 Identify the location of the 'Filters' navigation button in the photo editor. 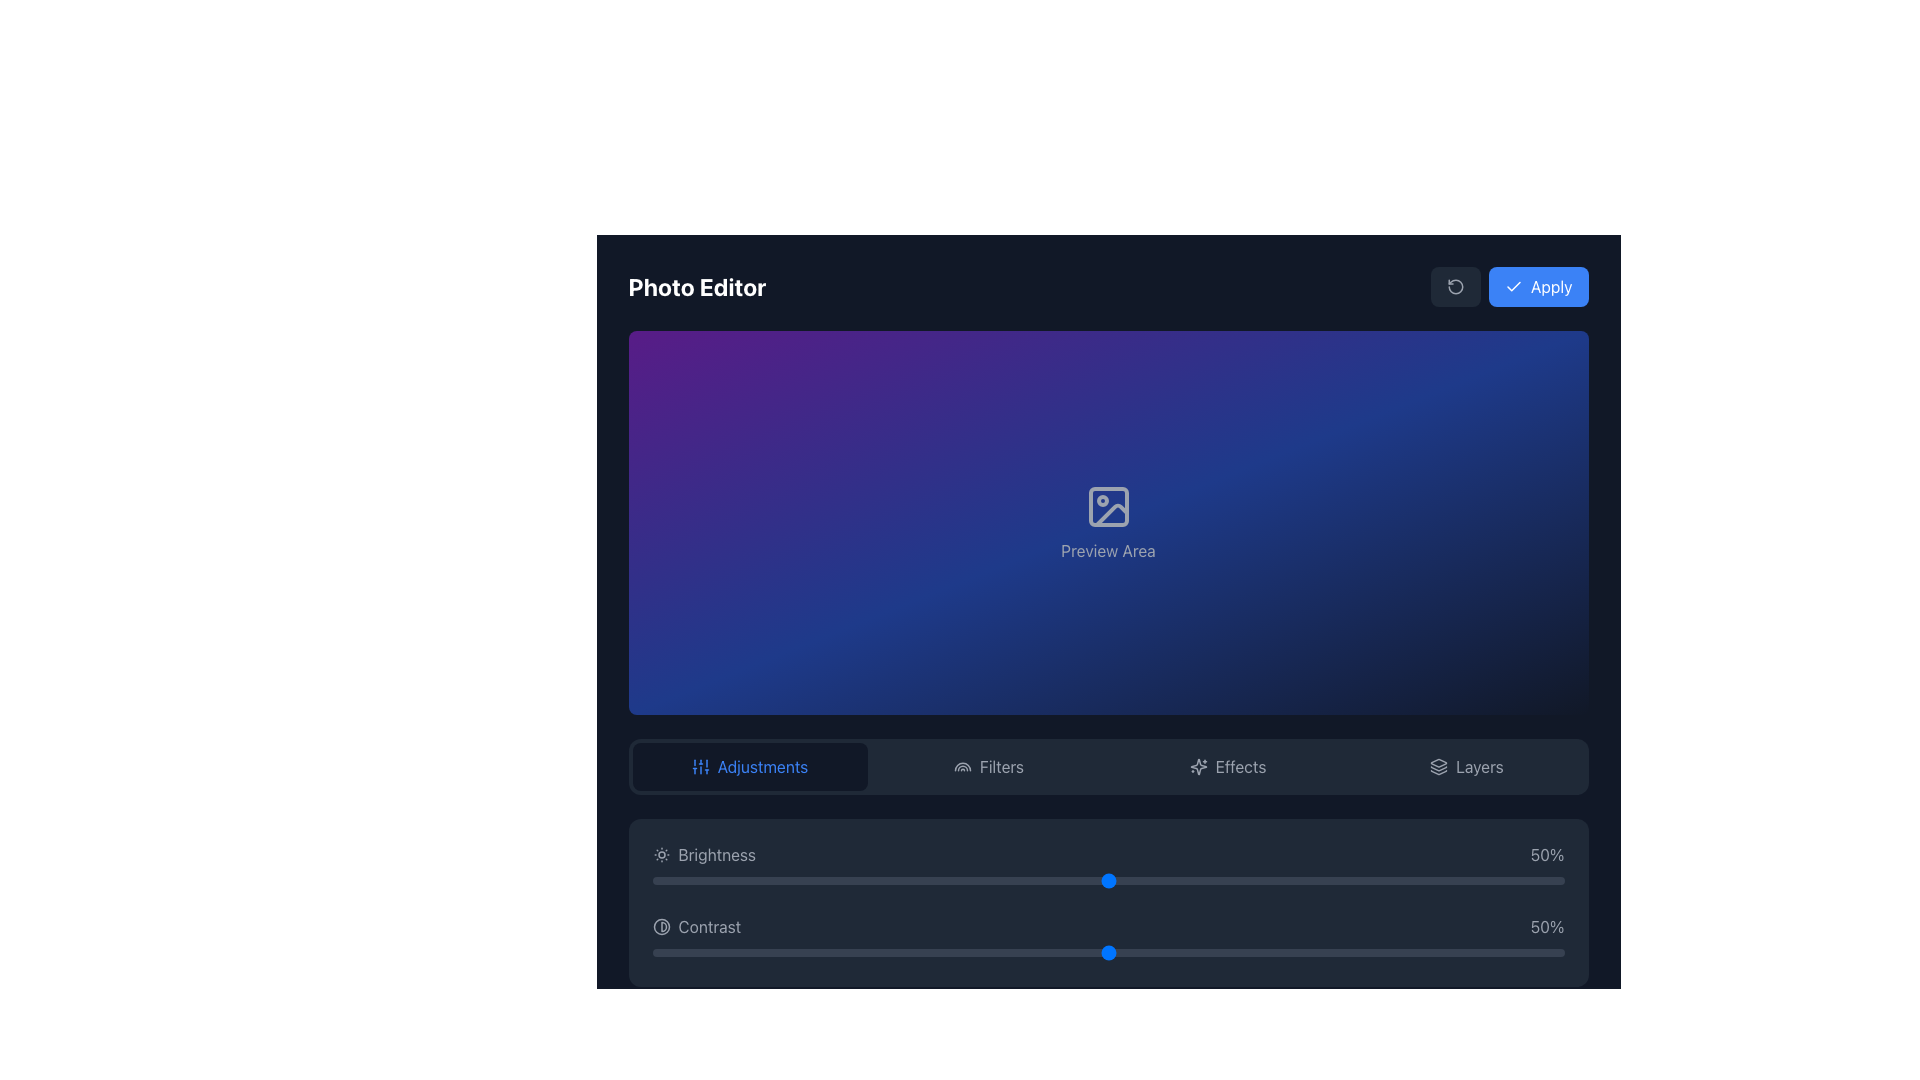
(1107, 766).